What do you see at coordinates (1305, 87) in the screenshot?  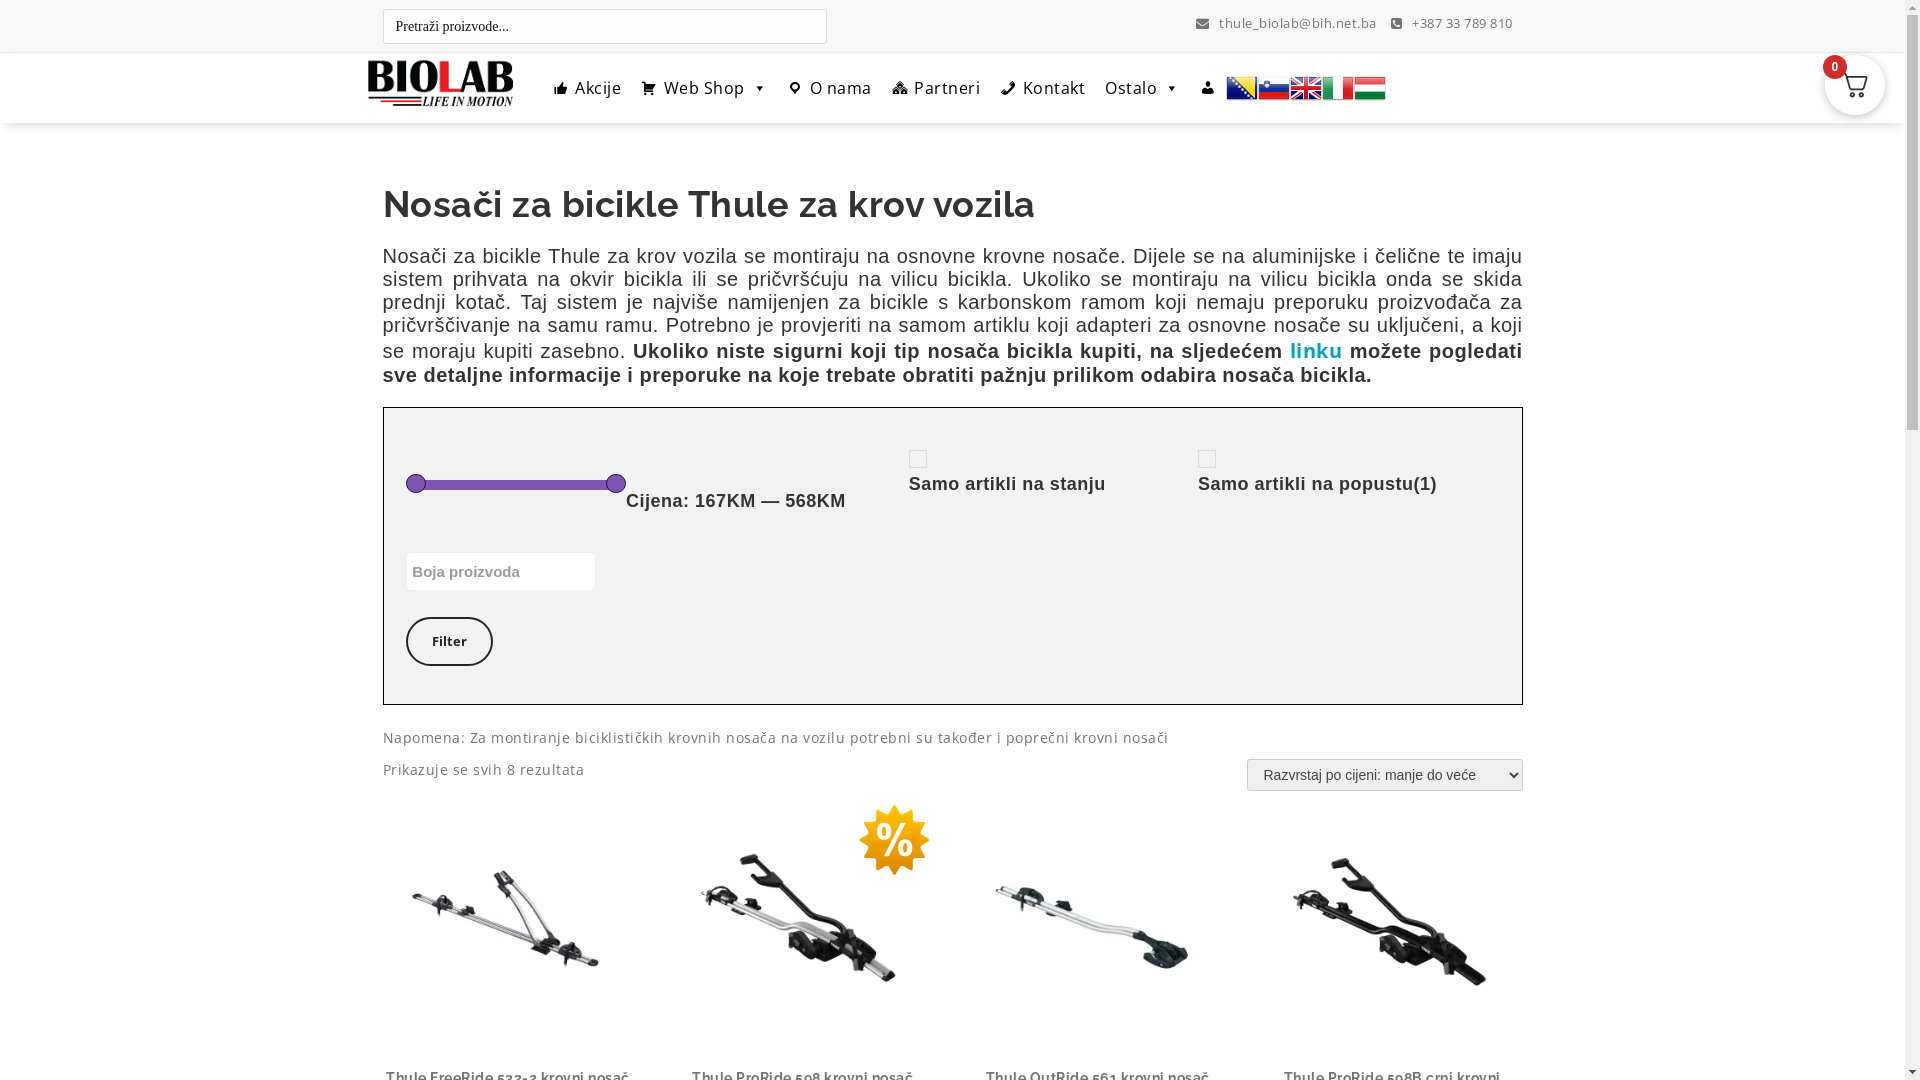 I see `'English'` at bounding box center [1305, 87].